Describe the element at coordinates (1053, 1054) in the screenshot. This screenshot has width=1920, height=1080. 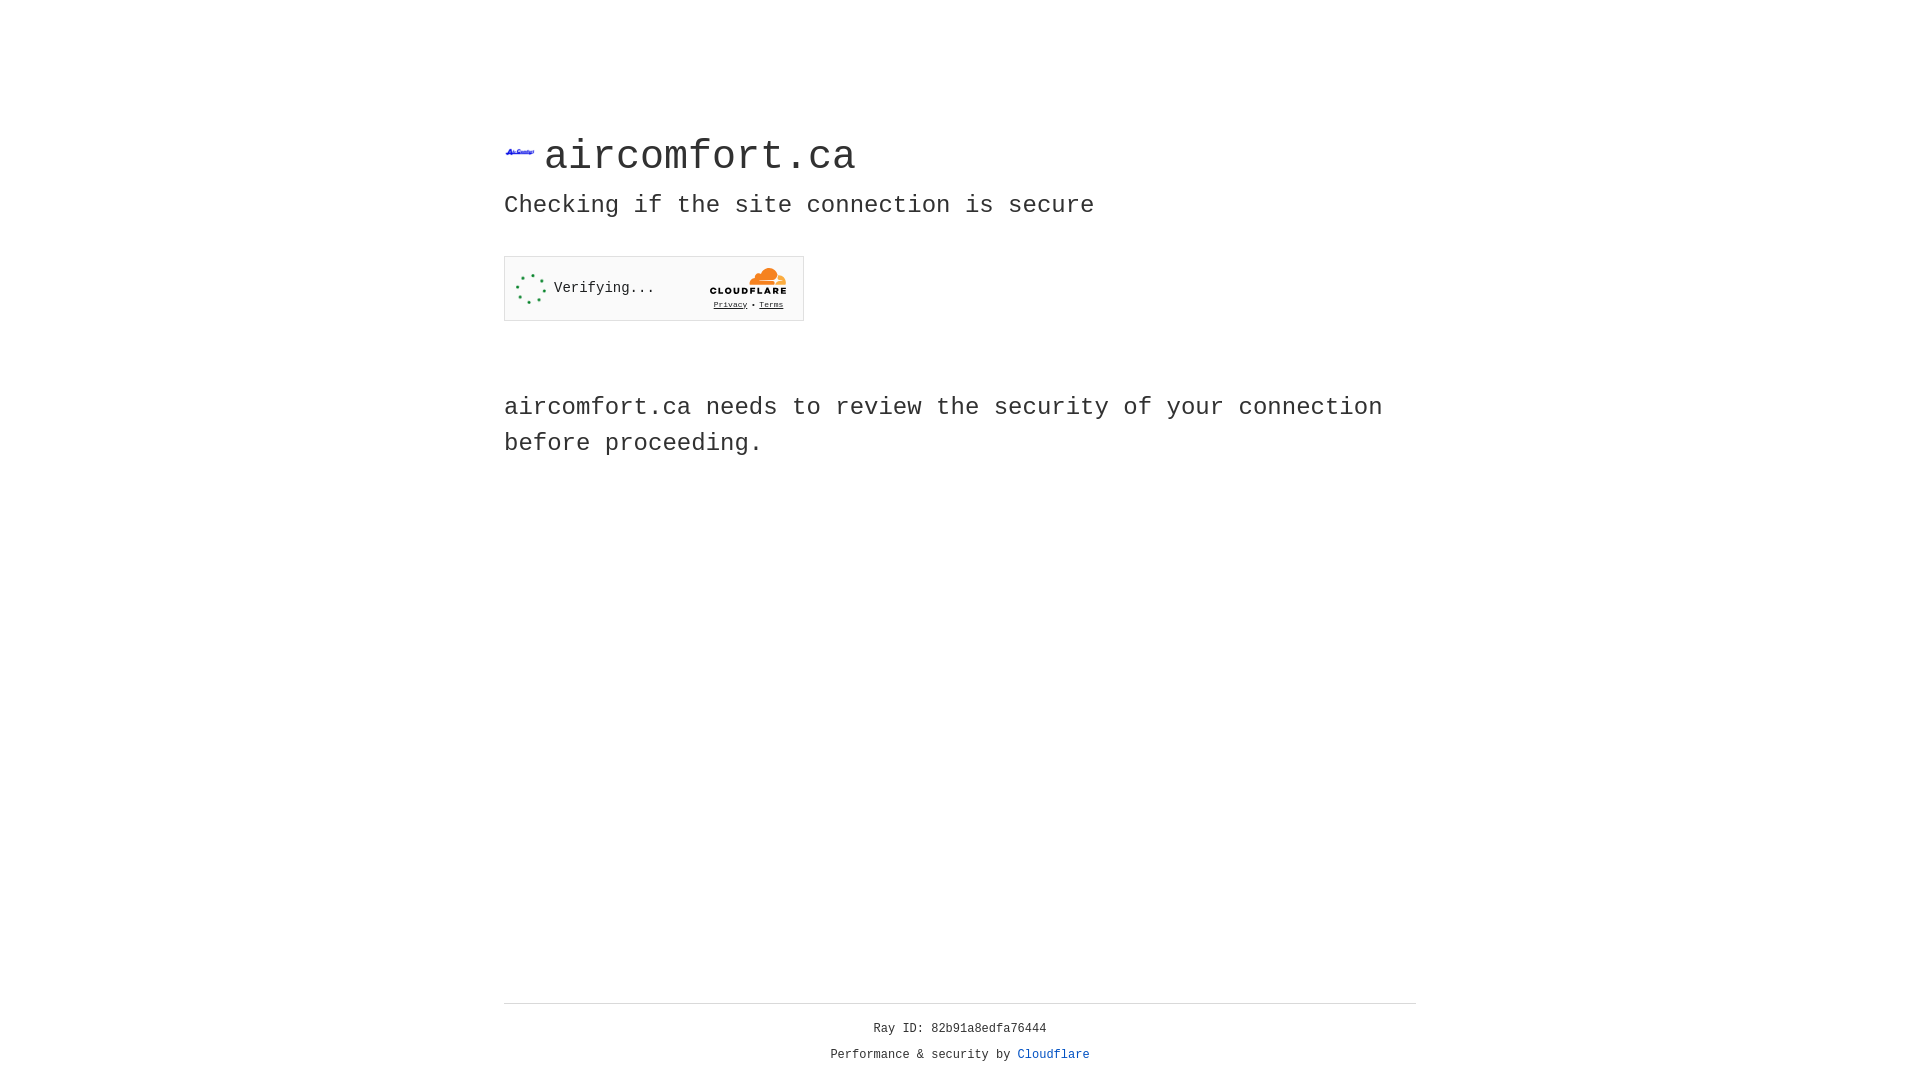
I see `'Cloudflare'` at that location.